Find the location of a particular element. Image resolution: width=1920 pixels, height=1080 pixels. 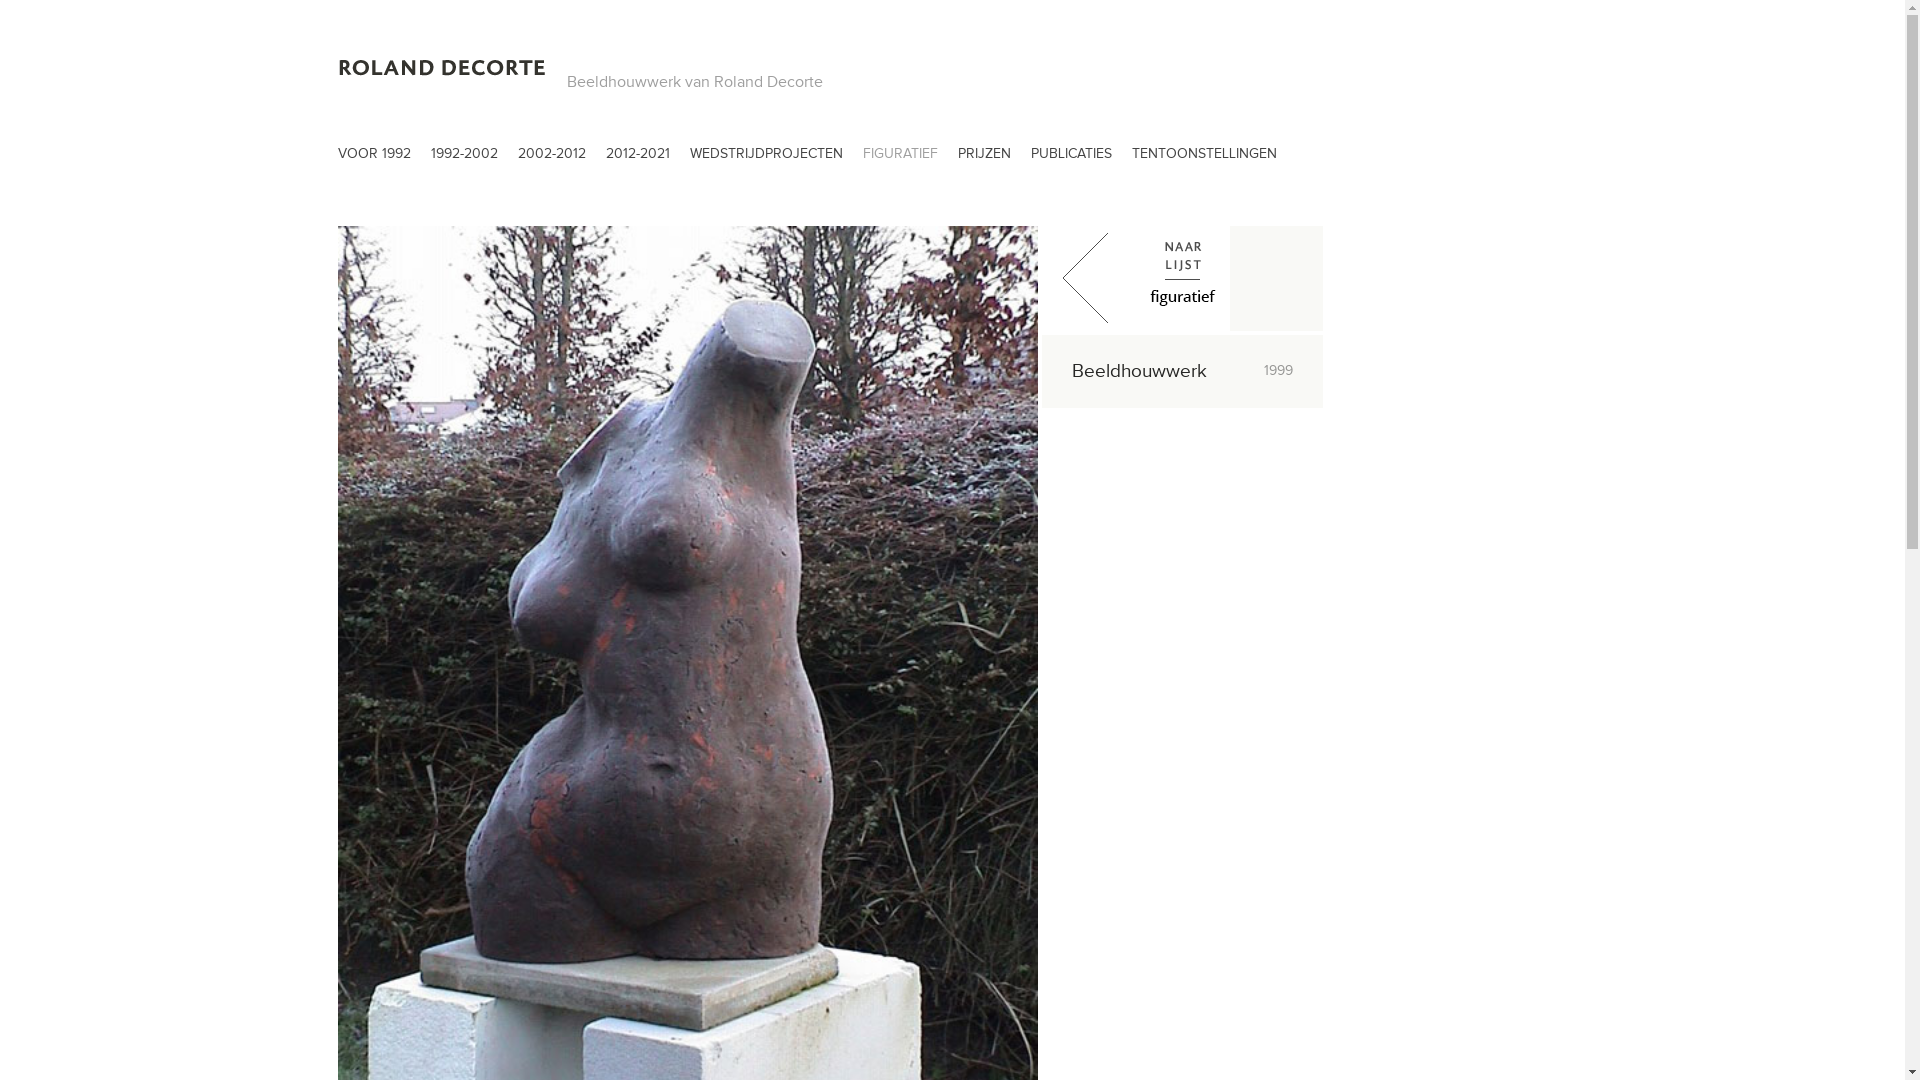

'PUBLICATIES' is located at coordinates (1069, 157).